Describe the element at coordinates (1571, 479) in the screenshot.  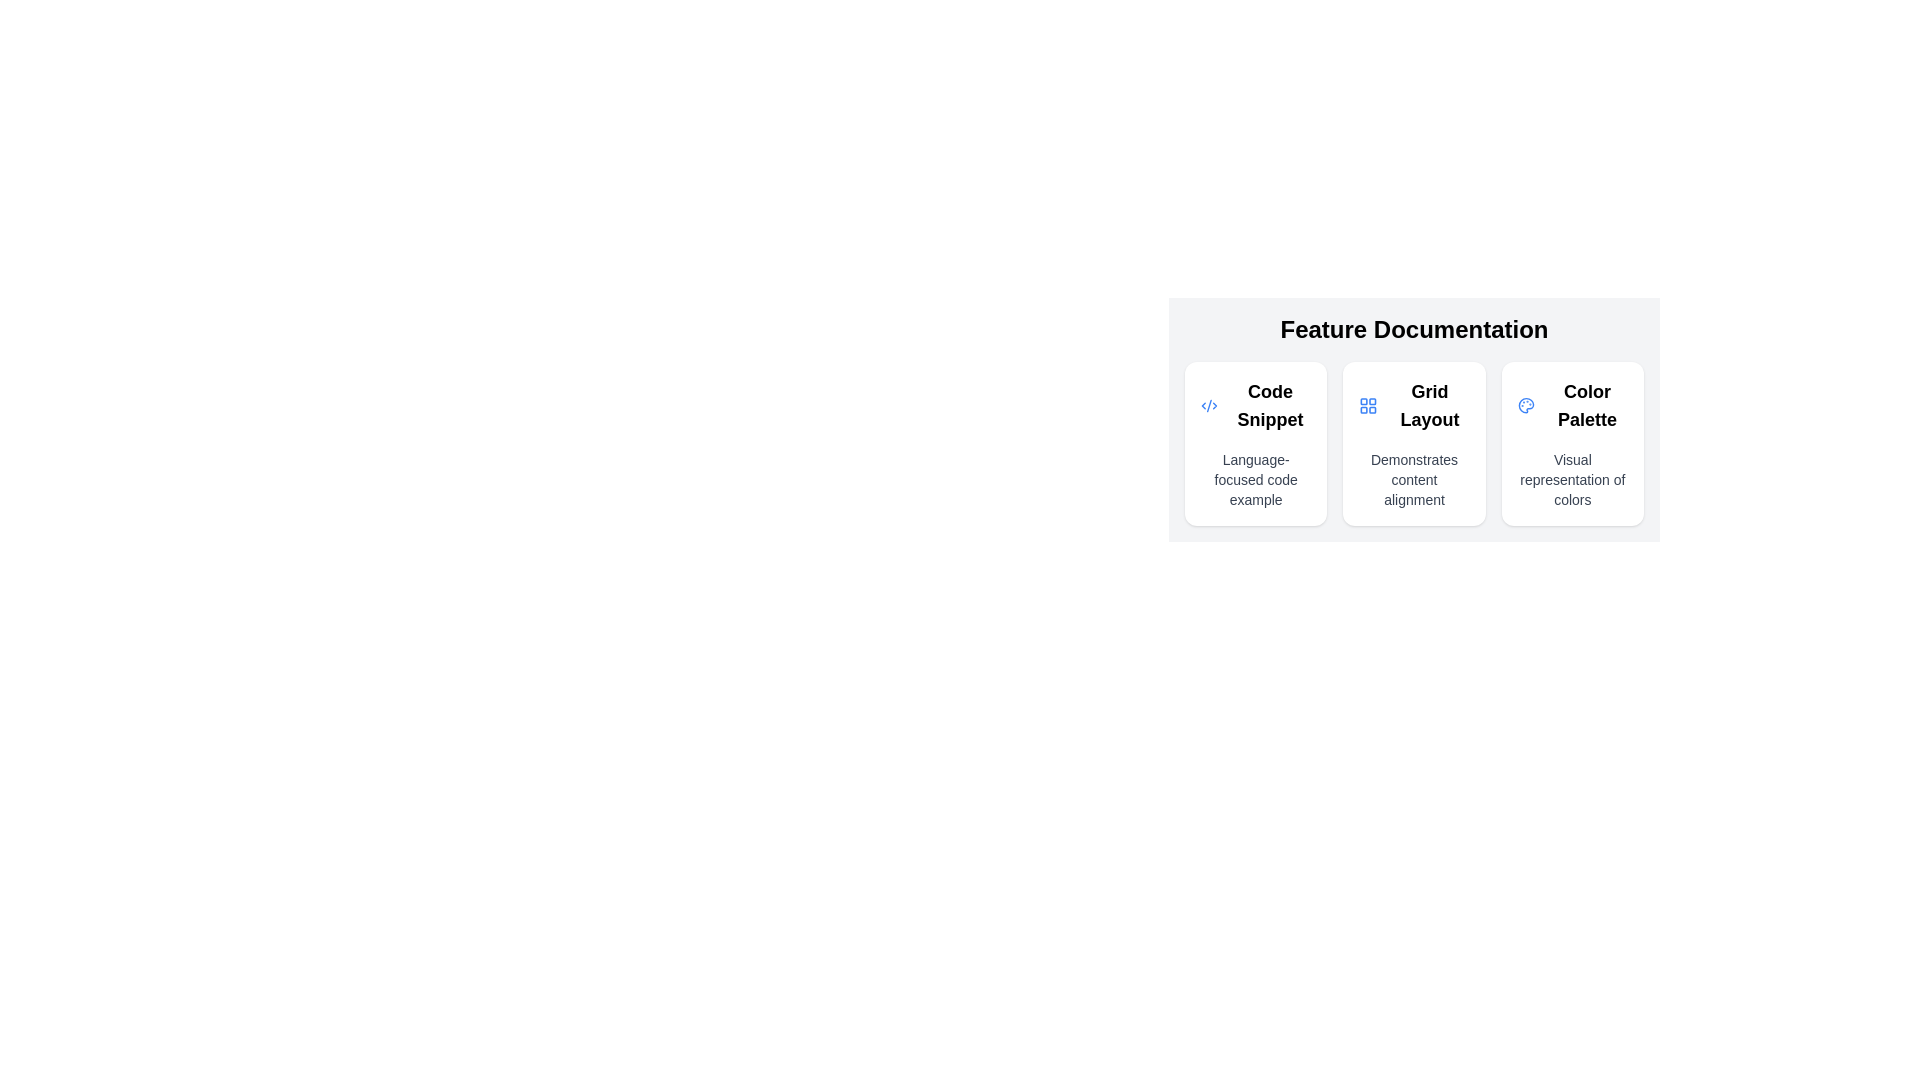
I see `descriptive label text located beneath the 'Color Palette' heading in the 'Color Palette' section of the 'Feature Documentation' interface` at that location.